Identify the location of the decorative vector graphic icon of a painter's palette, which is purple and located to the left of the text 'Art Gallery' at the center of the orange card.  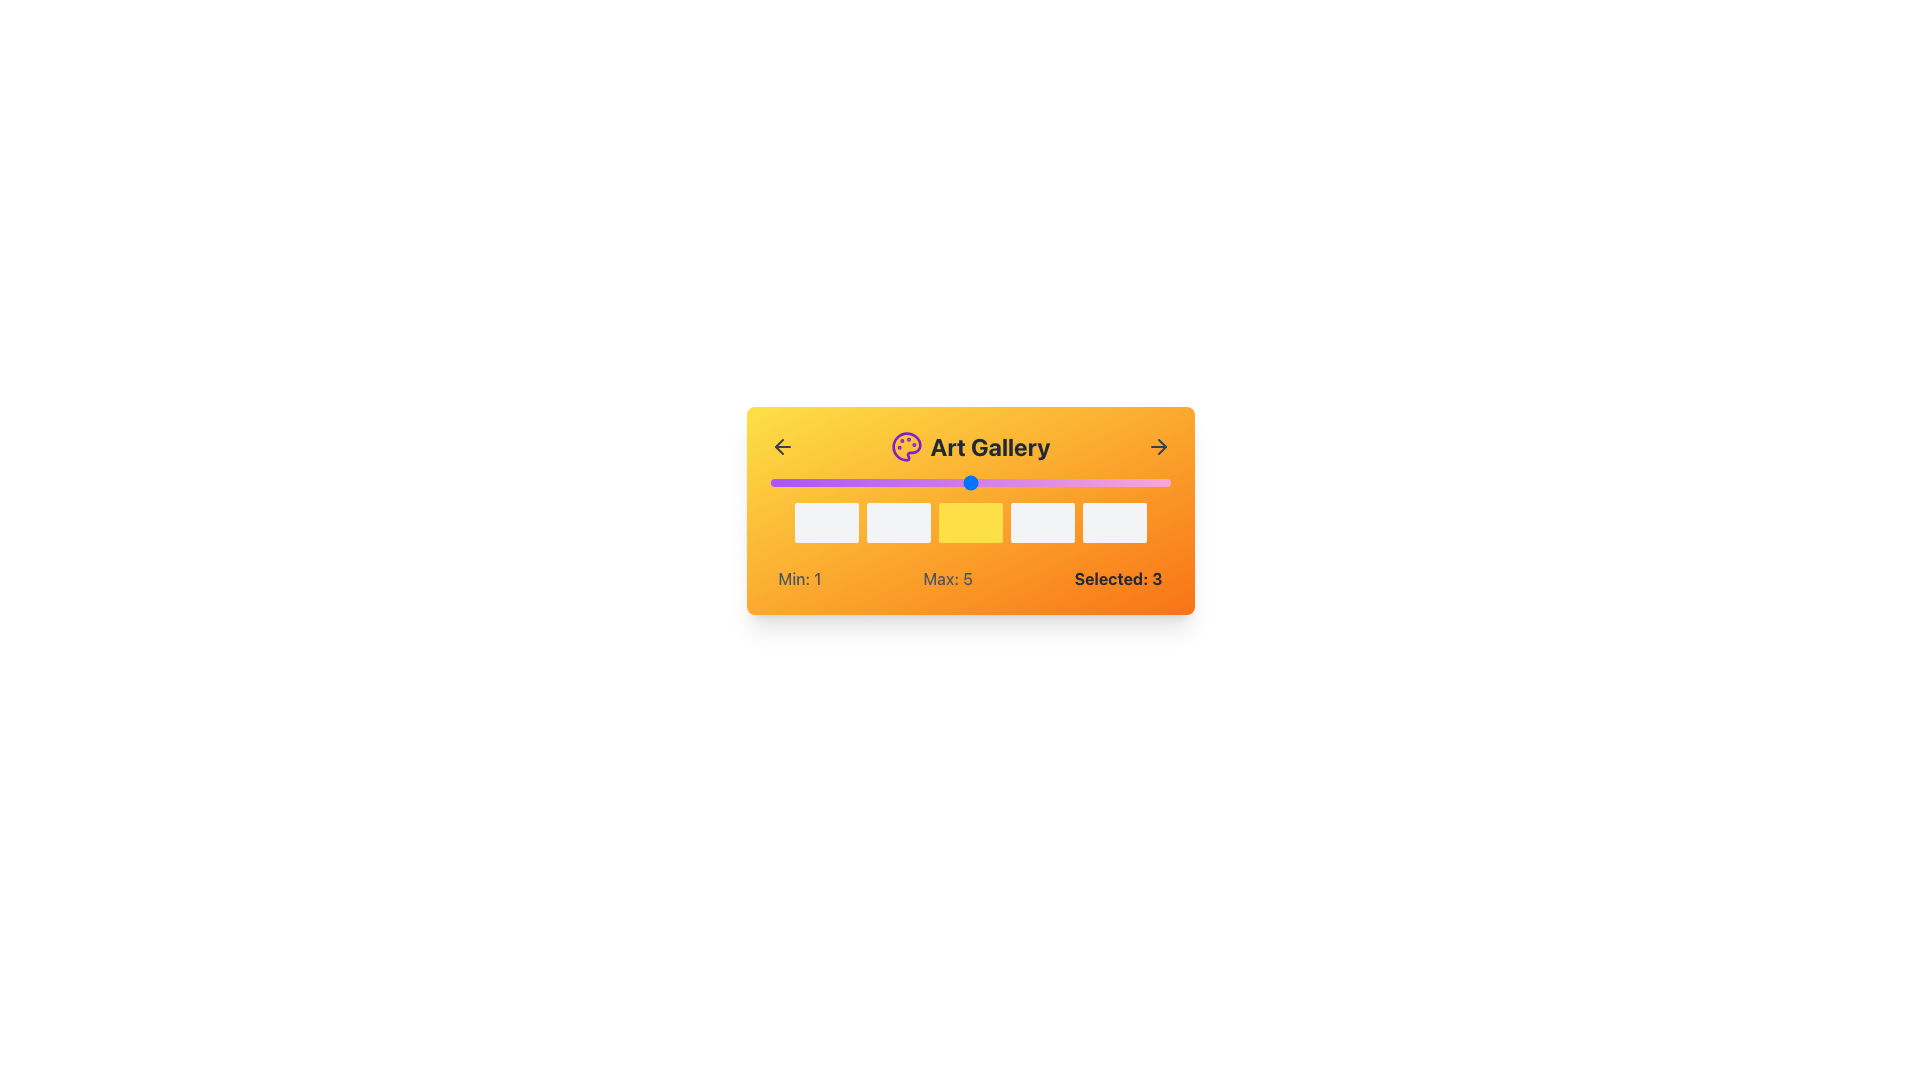
(905, 446).